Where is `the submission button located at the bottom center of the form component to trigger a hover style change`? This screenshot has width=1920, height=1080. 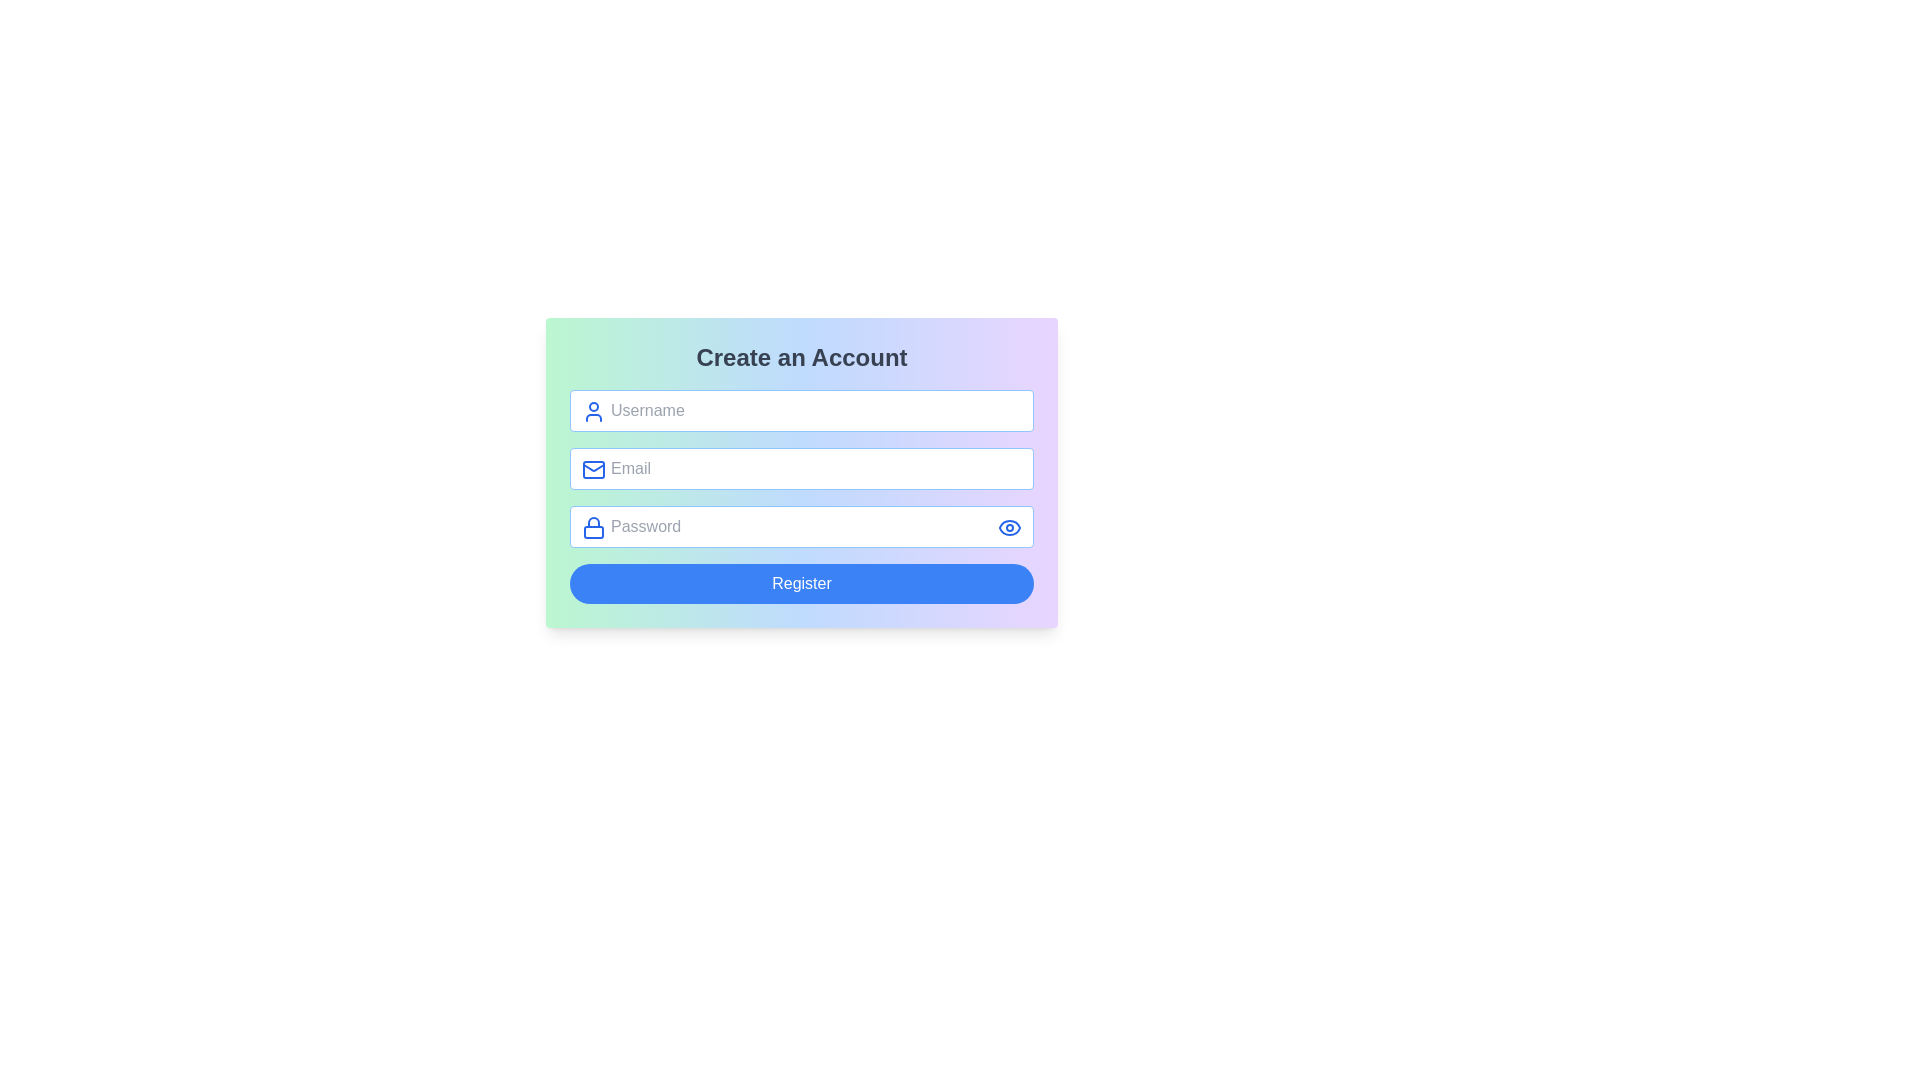
the submission button located at the bottom center of the form component to trigger a hover style change is located at coordinates (801, 583).